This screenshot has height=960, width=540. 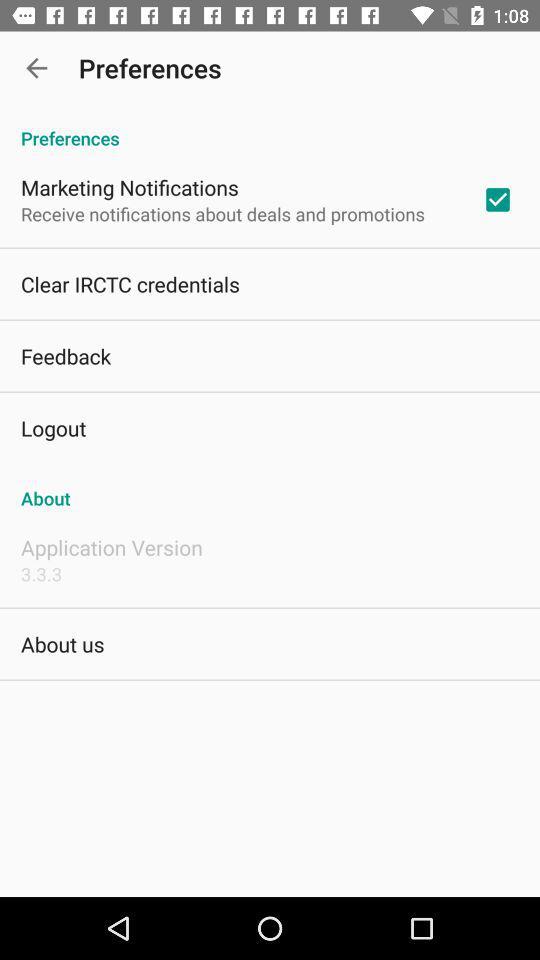 What do you see at coordinates (496, 199) in the screenshot?
I see `item next to the receive notifications about app` at bounding box center [496, 199].